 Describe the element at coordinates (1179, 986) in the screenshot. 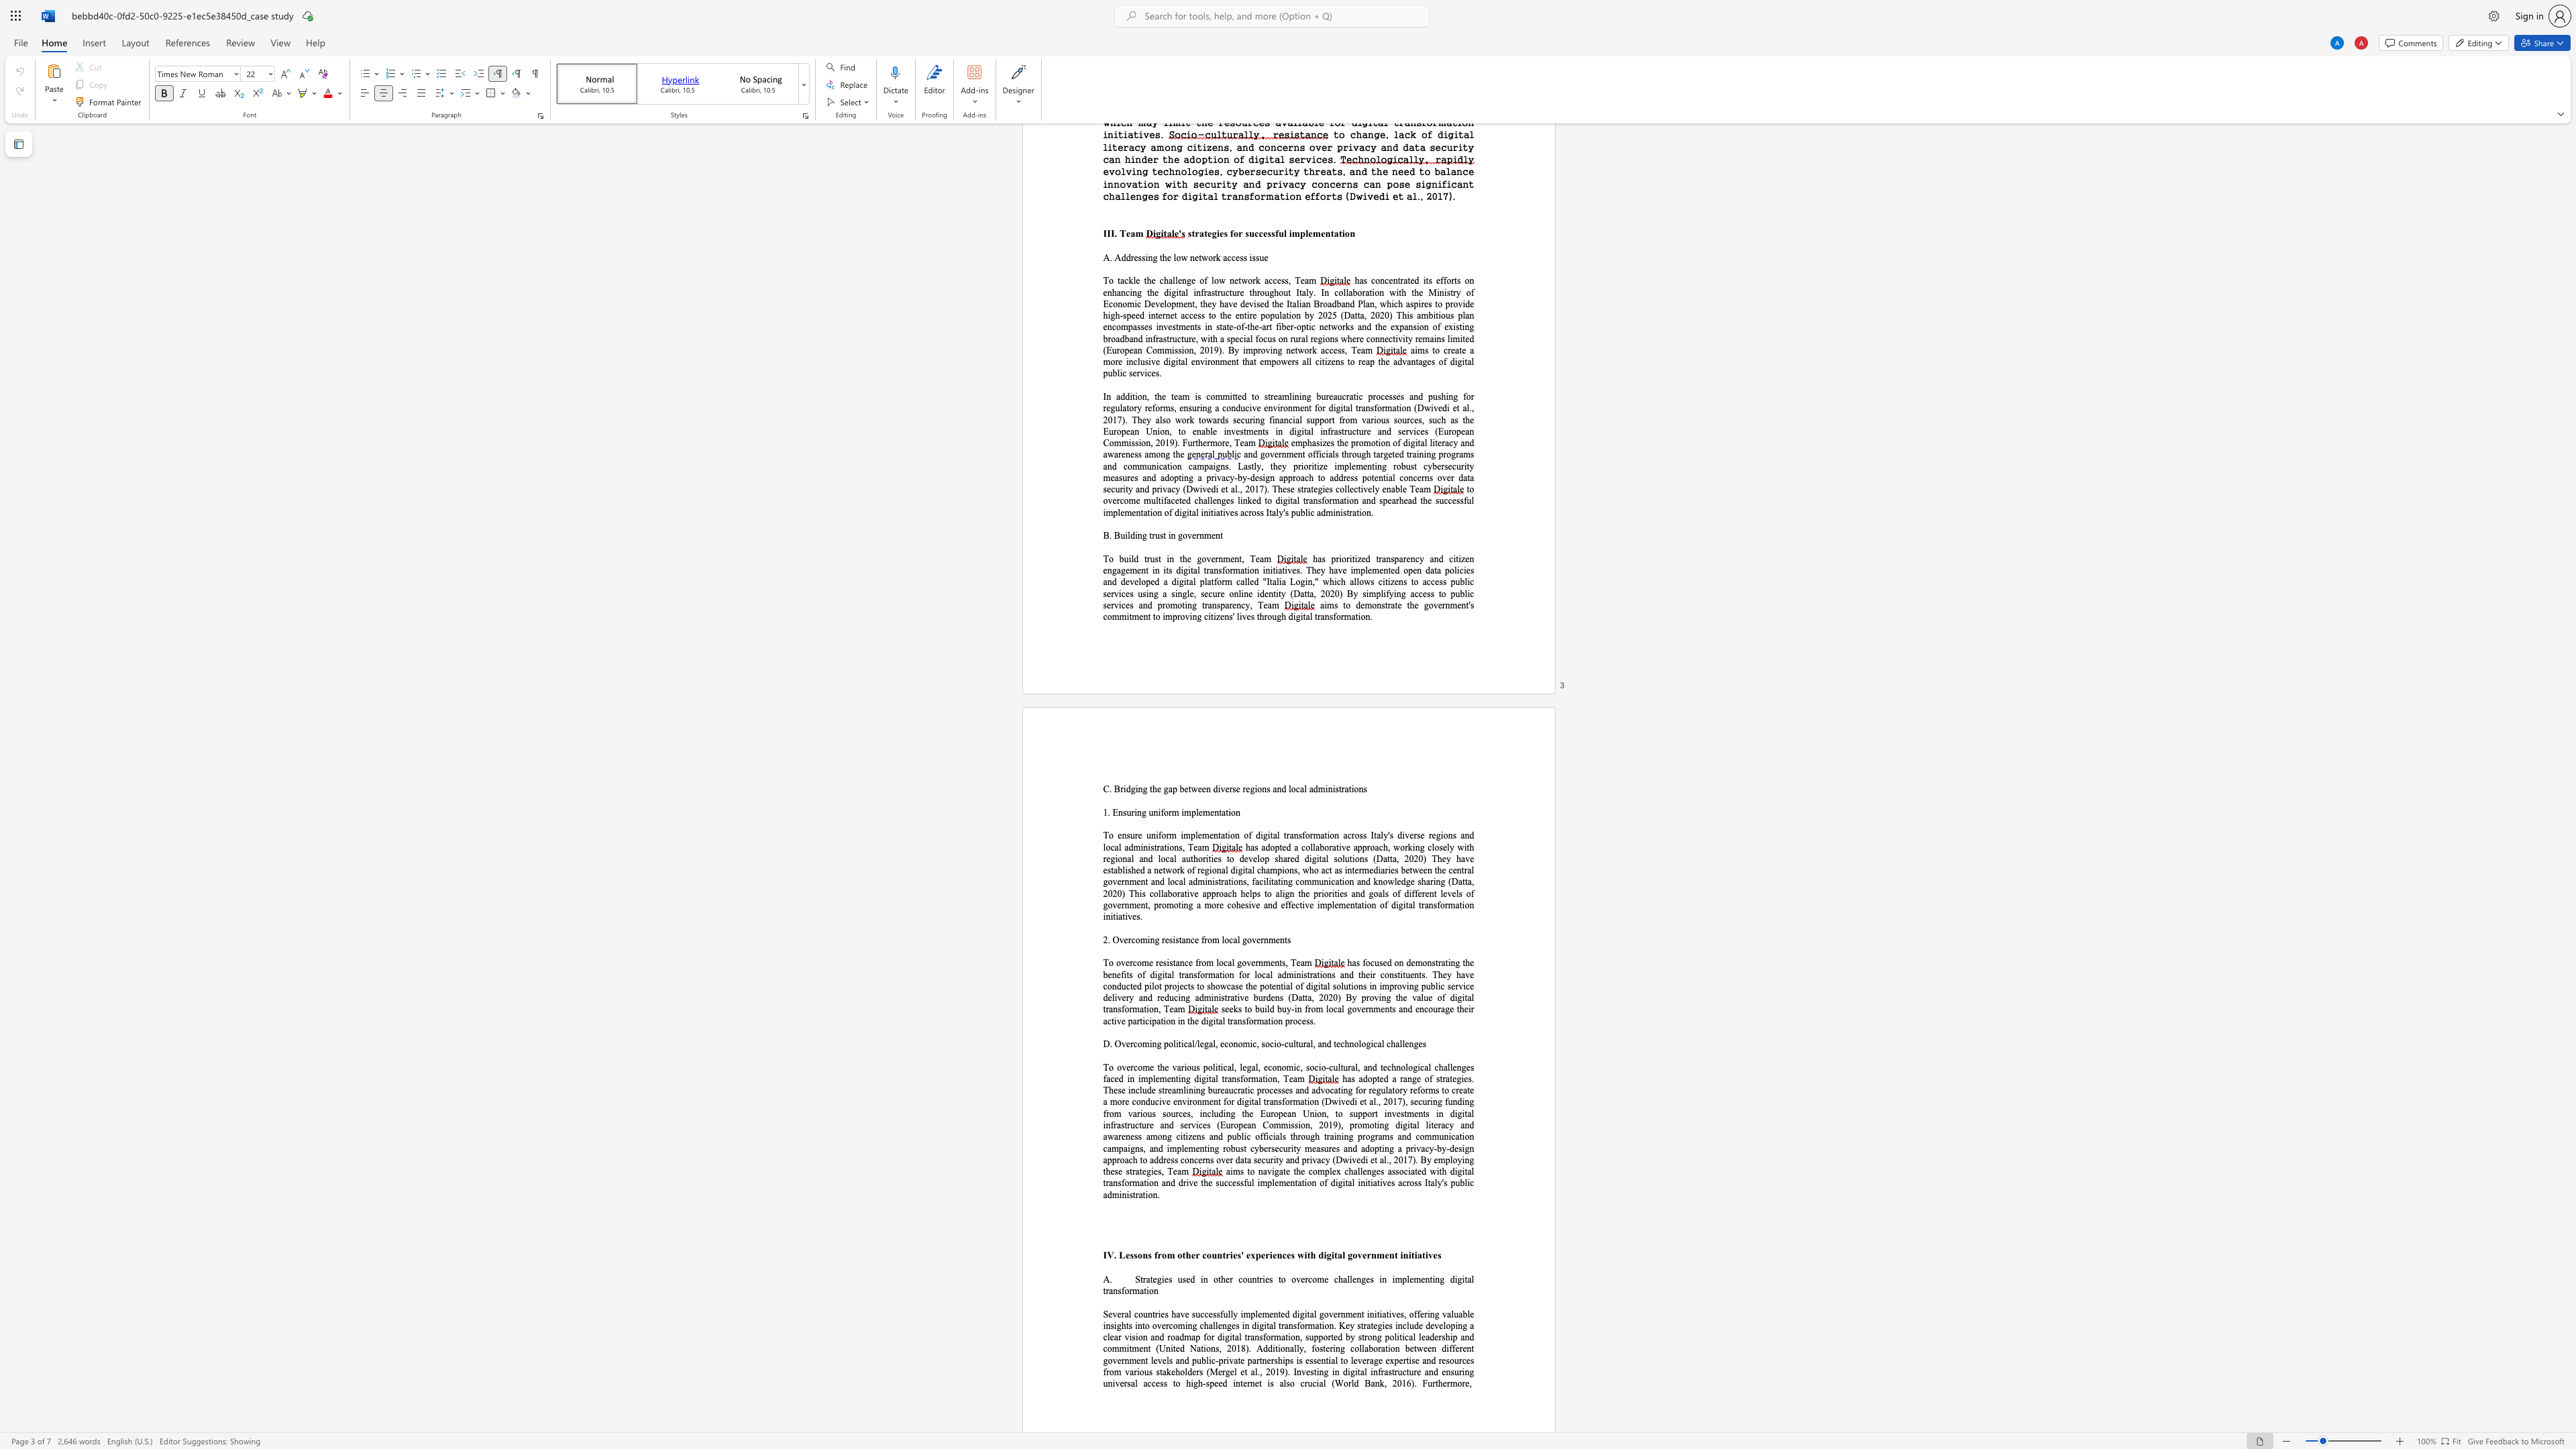

I see `the subset text "ec" within the text "the benefits of digital transformation for local administrations and their constituents. They have conducted pilot projects to"` at that location.